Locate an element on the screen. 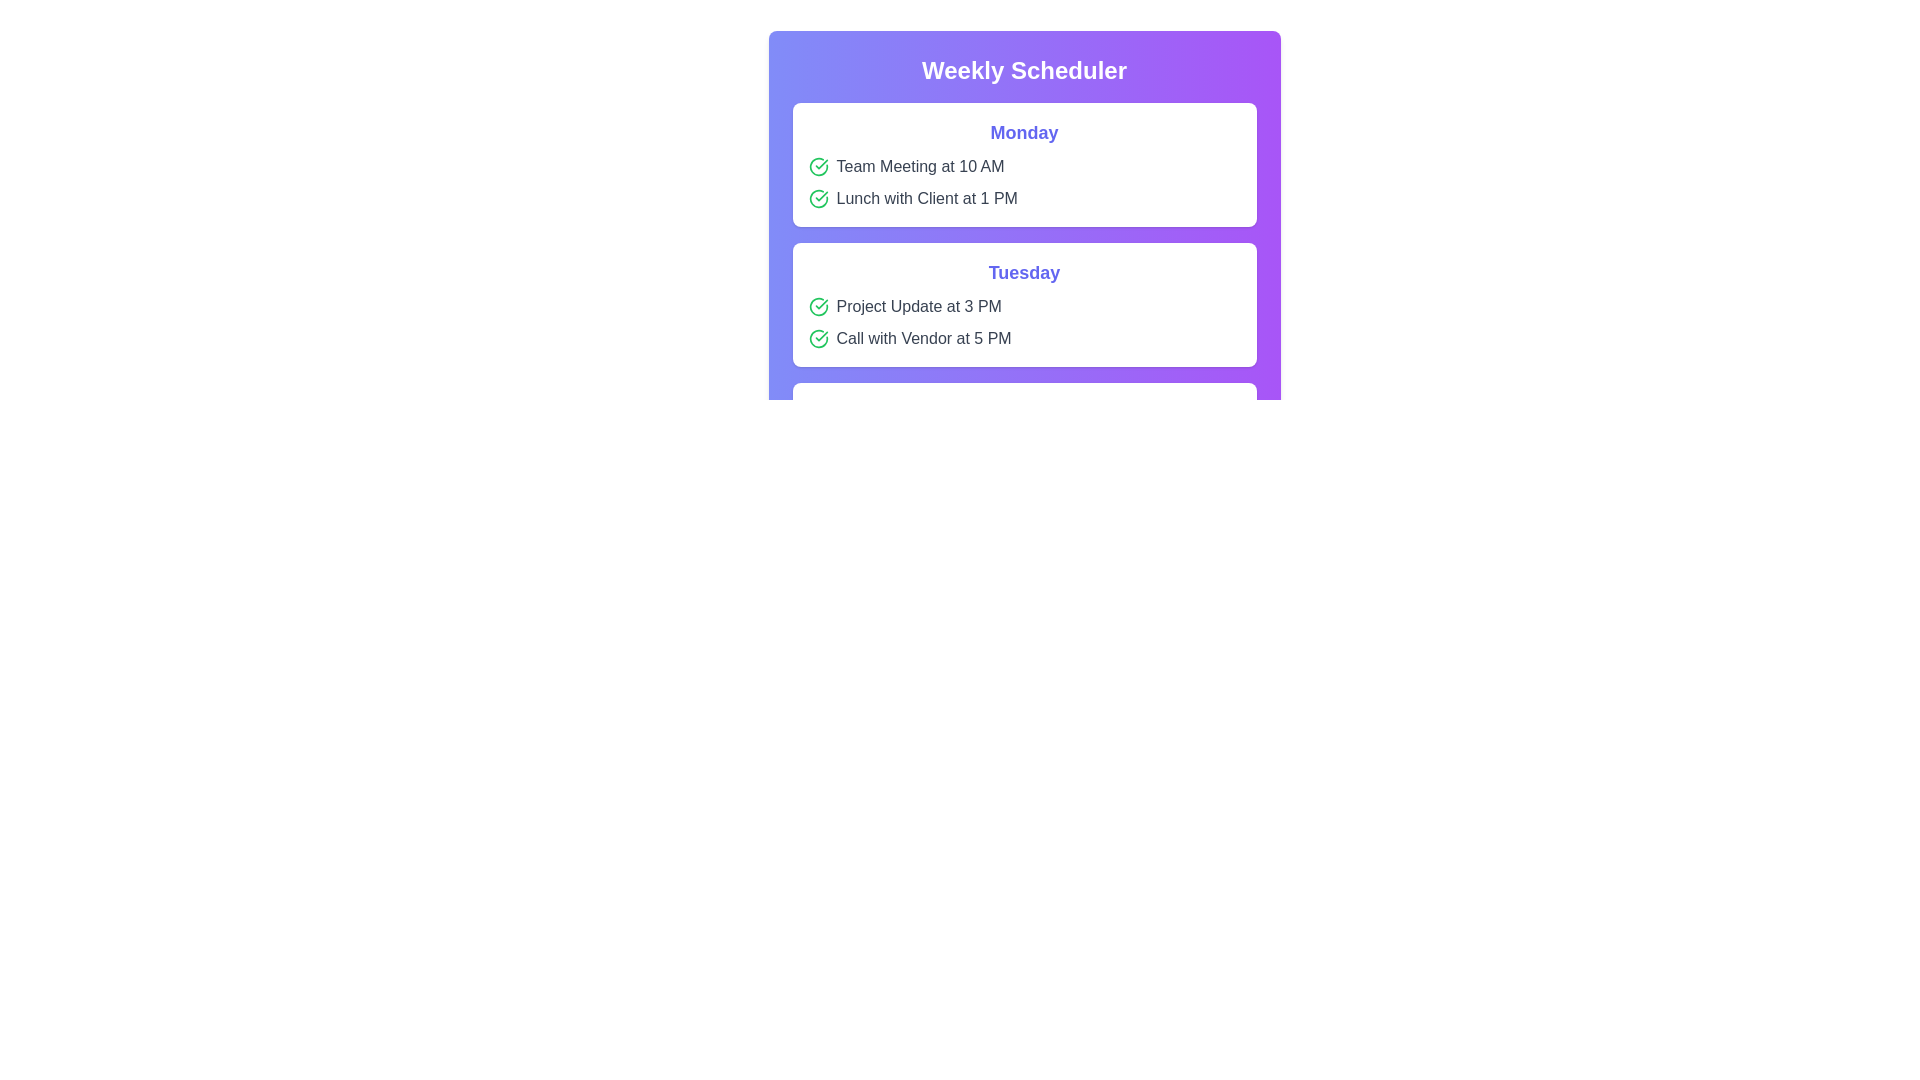 This screenshot has width=1920, height=1080. the event item Call with Vendor at 5 PM to interact with it is located at coordinates (1024, 338).